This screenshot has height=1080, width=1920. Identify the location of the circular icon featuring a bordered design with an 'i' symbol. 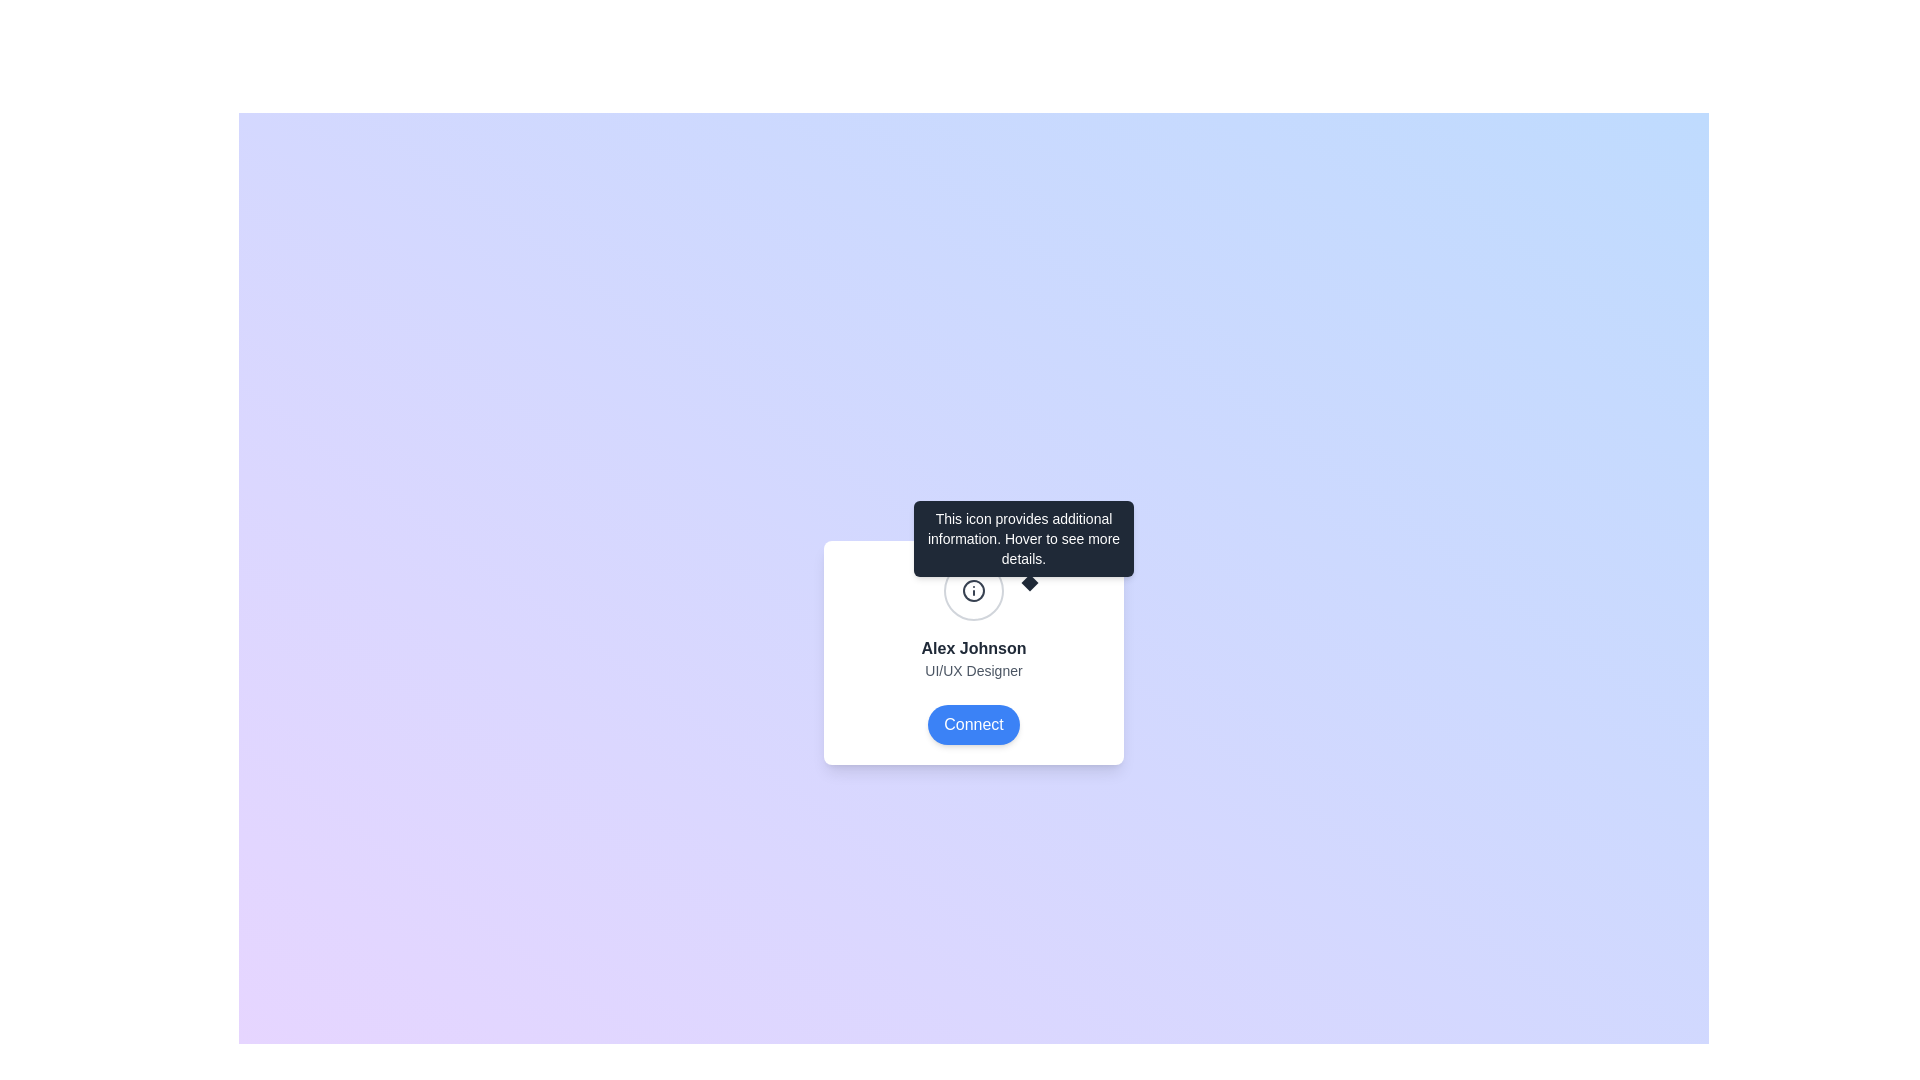
(974, 589).